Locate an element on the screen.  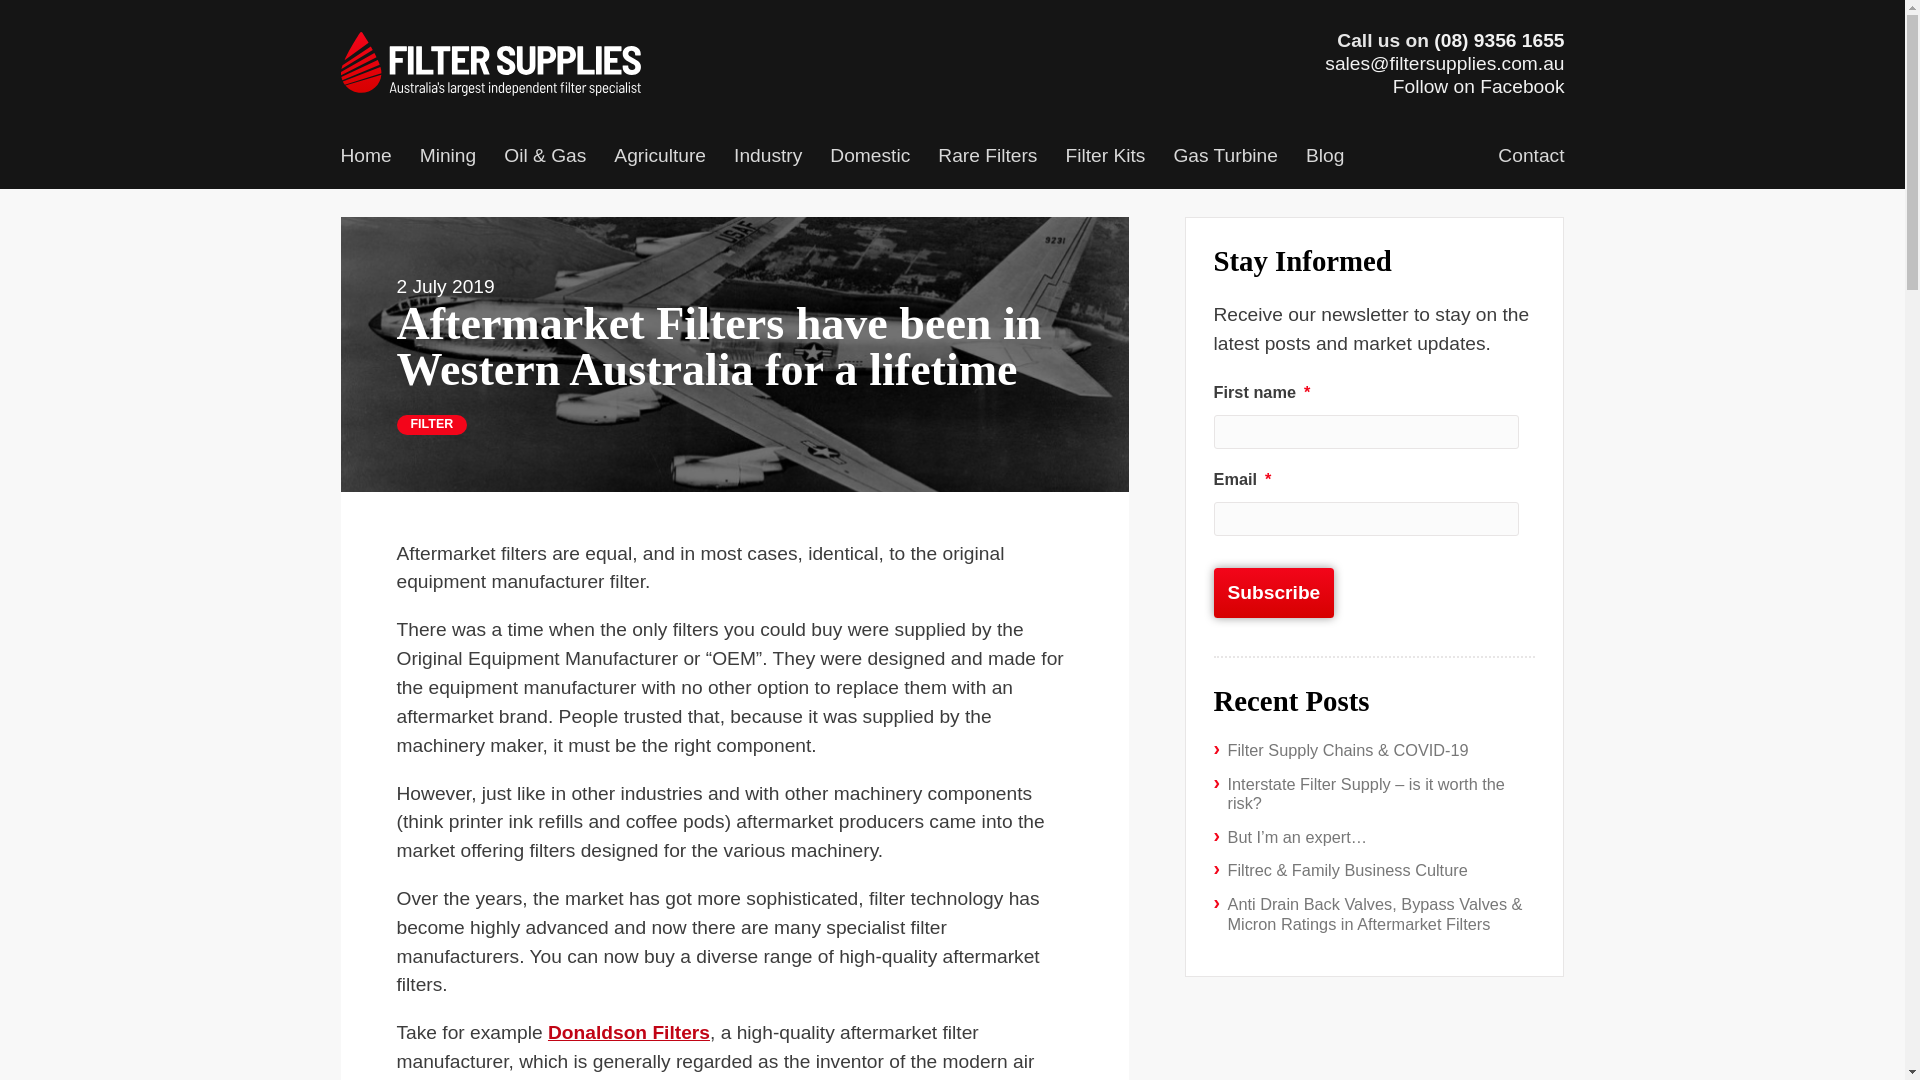
'Subscribe' is located at coordinates (1273, 592).